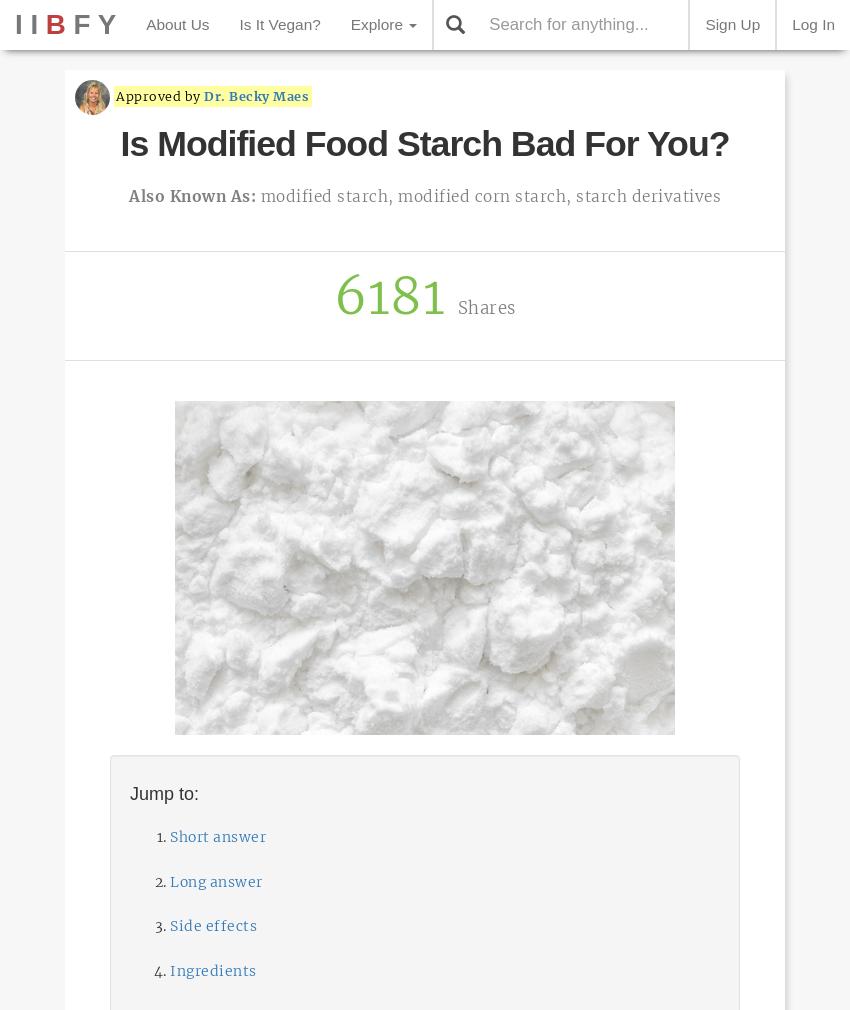 The width and height of the screenshot is (850, 1010). Describe the element at coordinates (170, 881) in the screenshot. I see `'Long answer'` at that location.